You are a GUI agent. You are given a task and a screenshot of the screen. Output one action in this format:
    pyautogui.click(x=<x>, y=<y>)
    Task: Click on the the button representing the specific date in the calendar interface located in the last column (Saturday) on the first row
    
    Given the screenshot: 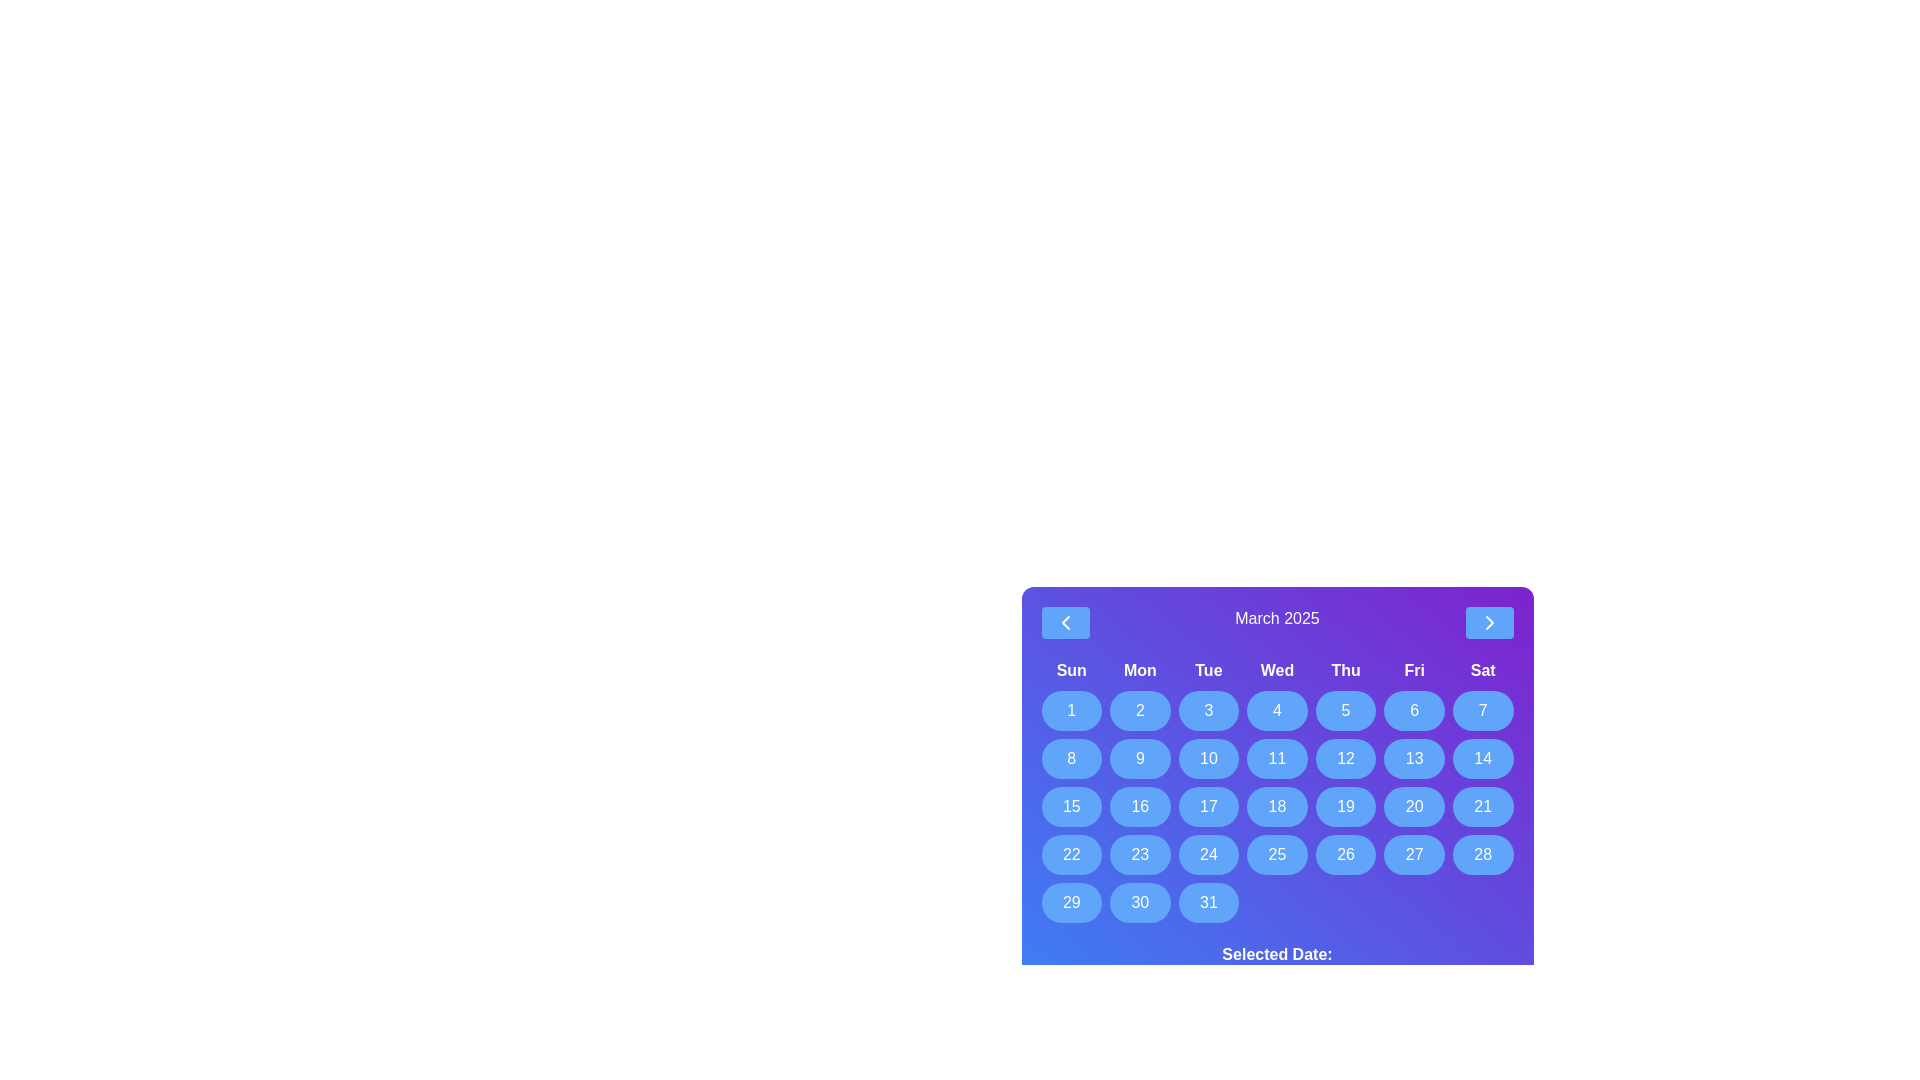 What is the action you would take?
    pyautogui.click(x=1483, y=709)
    